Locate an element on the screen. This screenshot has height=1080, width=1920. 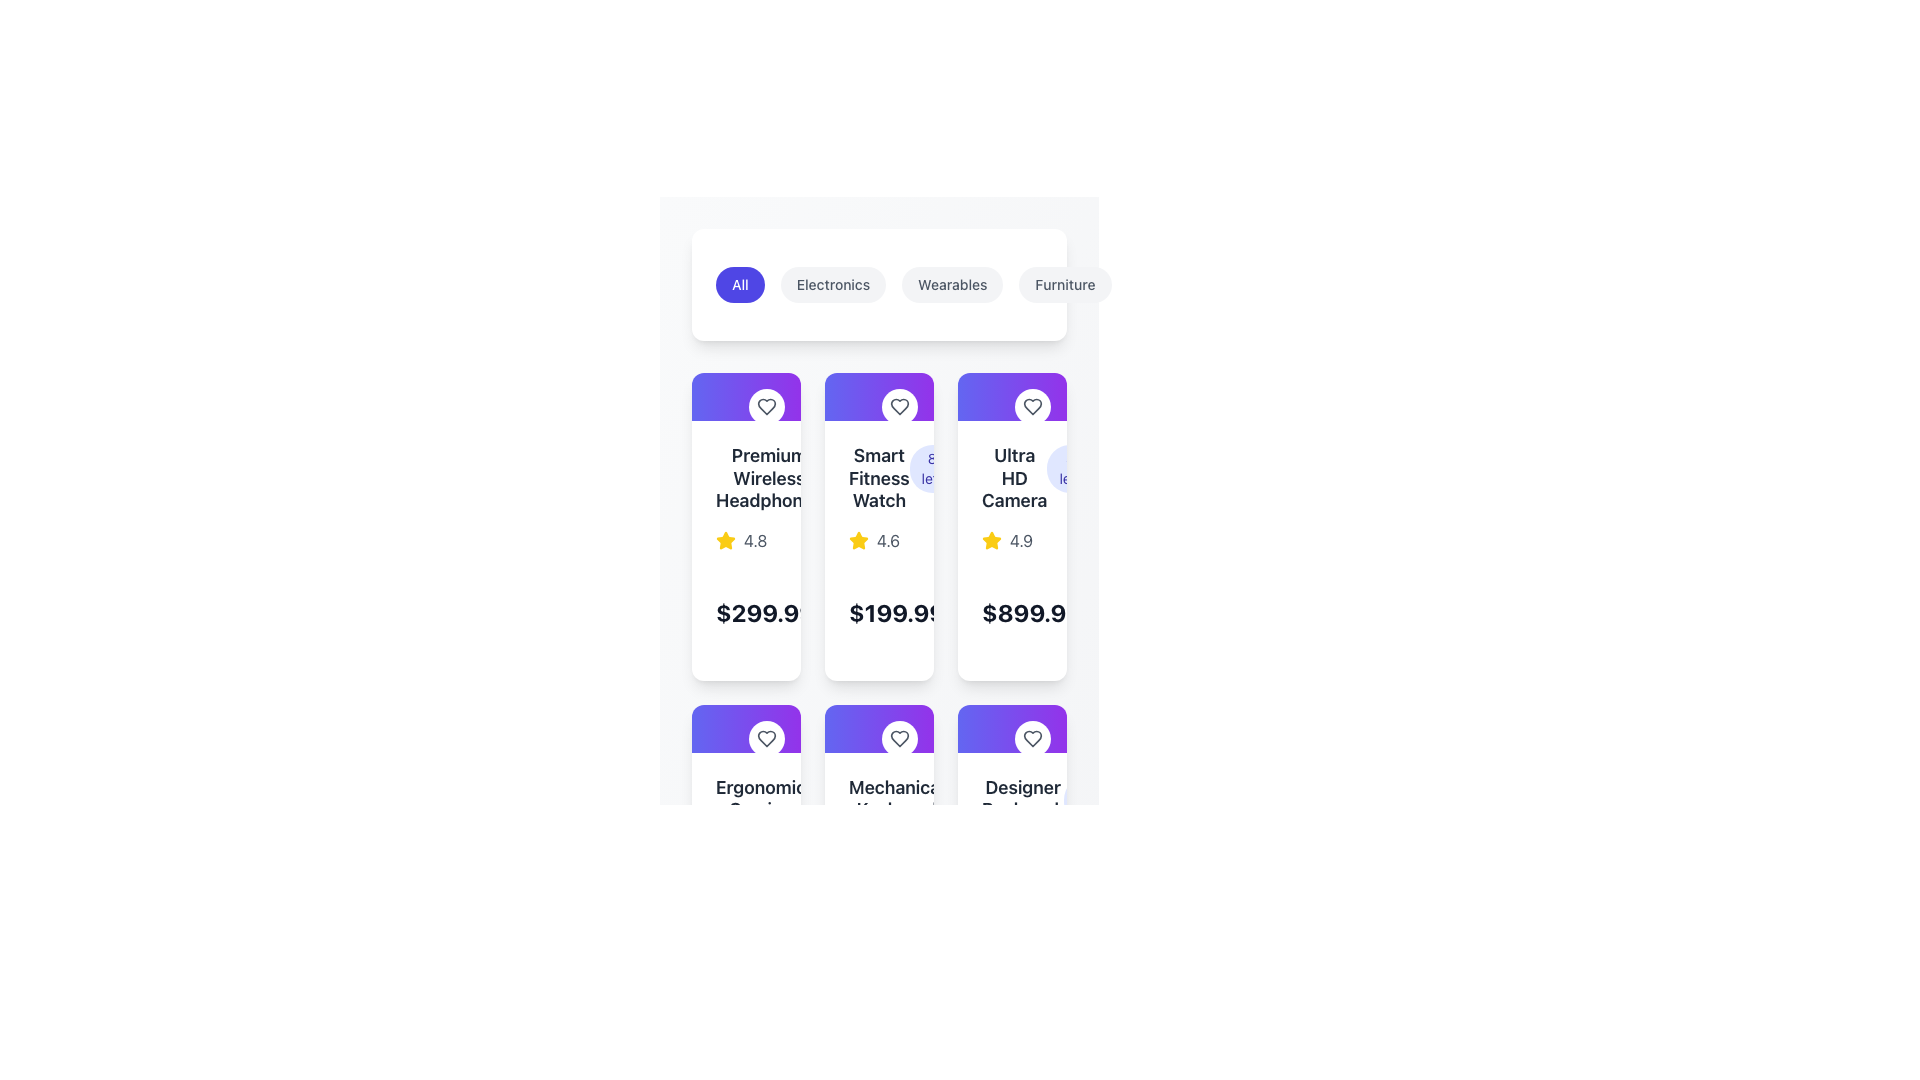
the 'Designer Backpack' text label located in the bottom-right product card, which is bold and prominently displayed above stock availability information is located at coordinates (1023, 797).